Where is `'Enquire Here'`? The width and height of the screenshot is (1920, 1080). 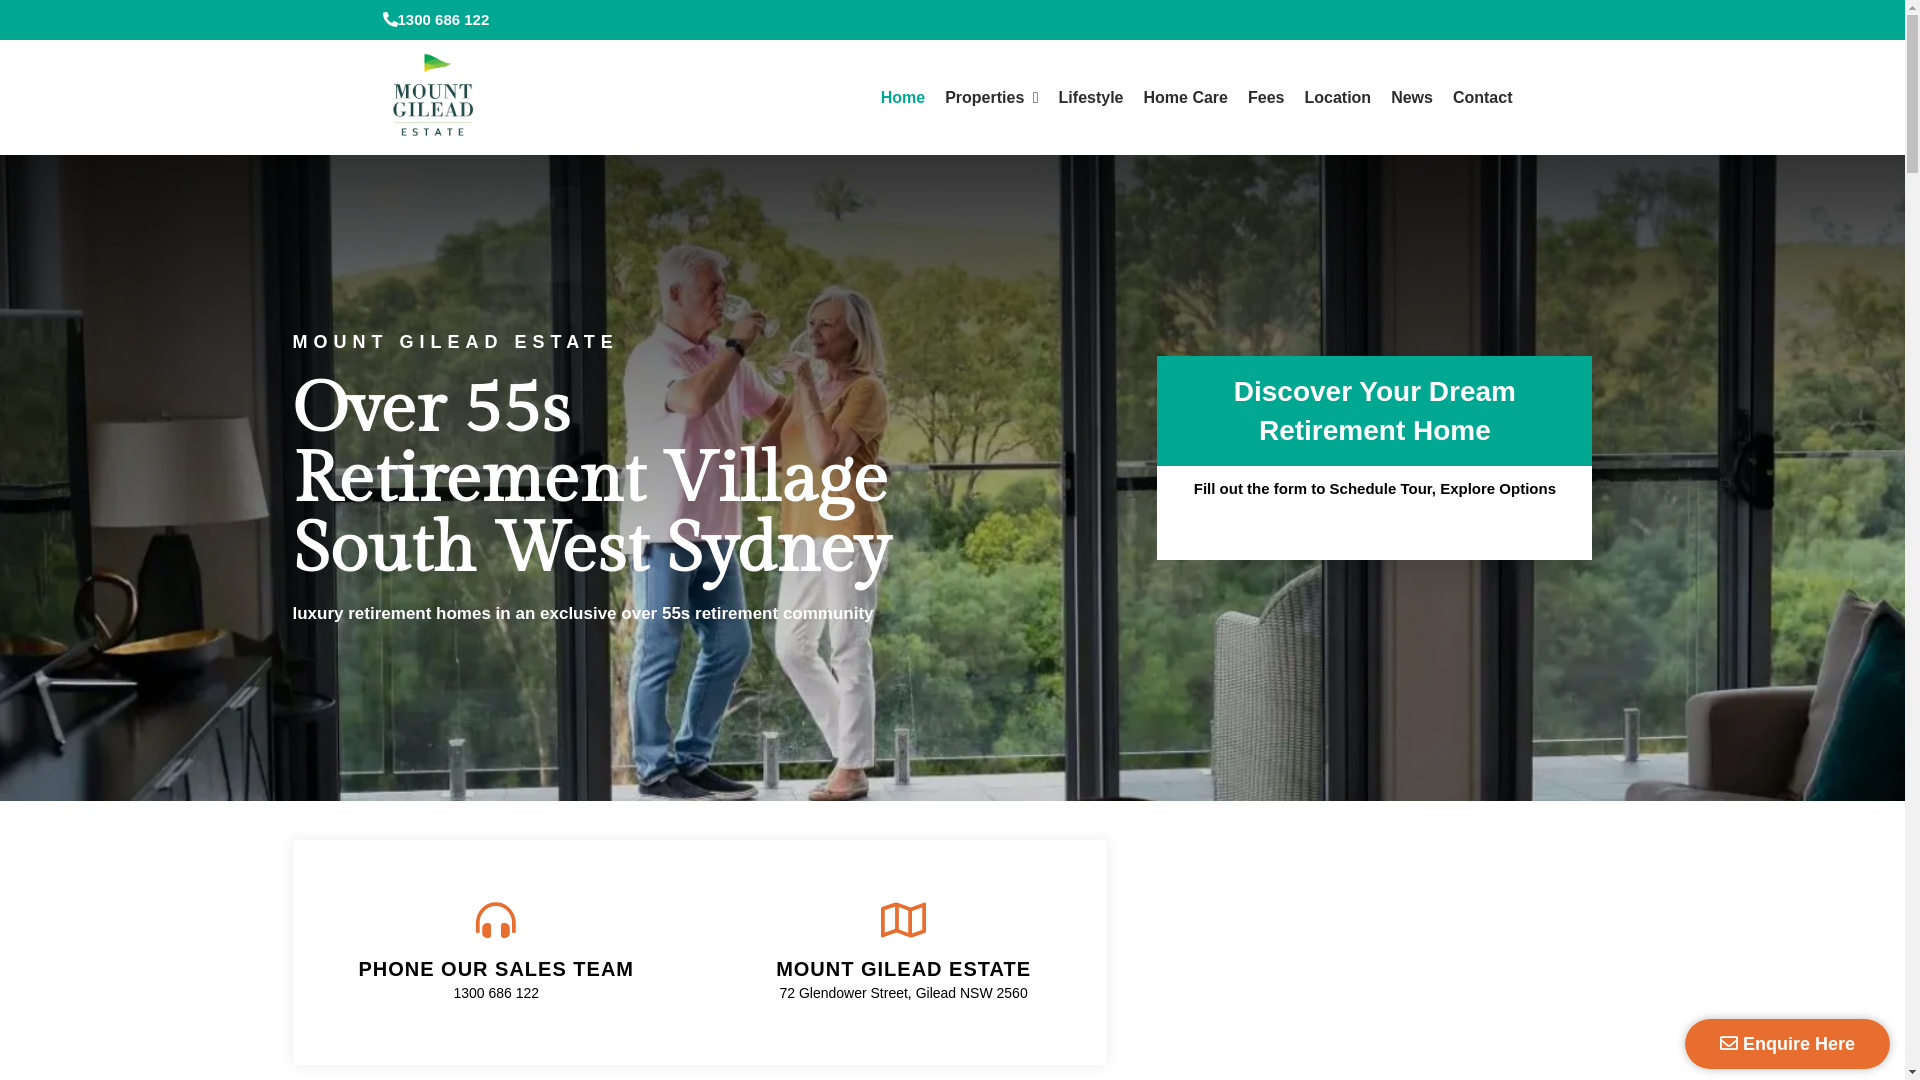 'Enquire Here' is located at coordinates (1787, 1043).